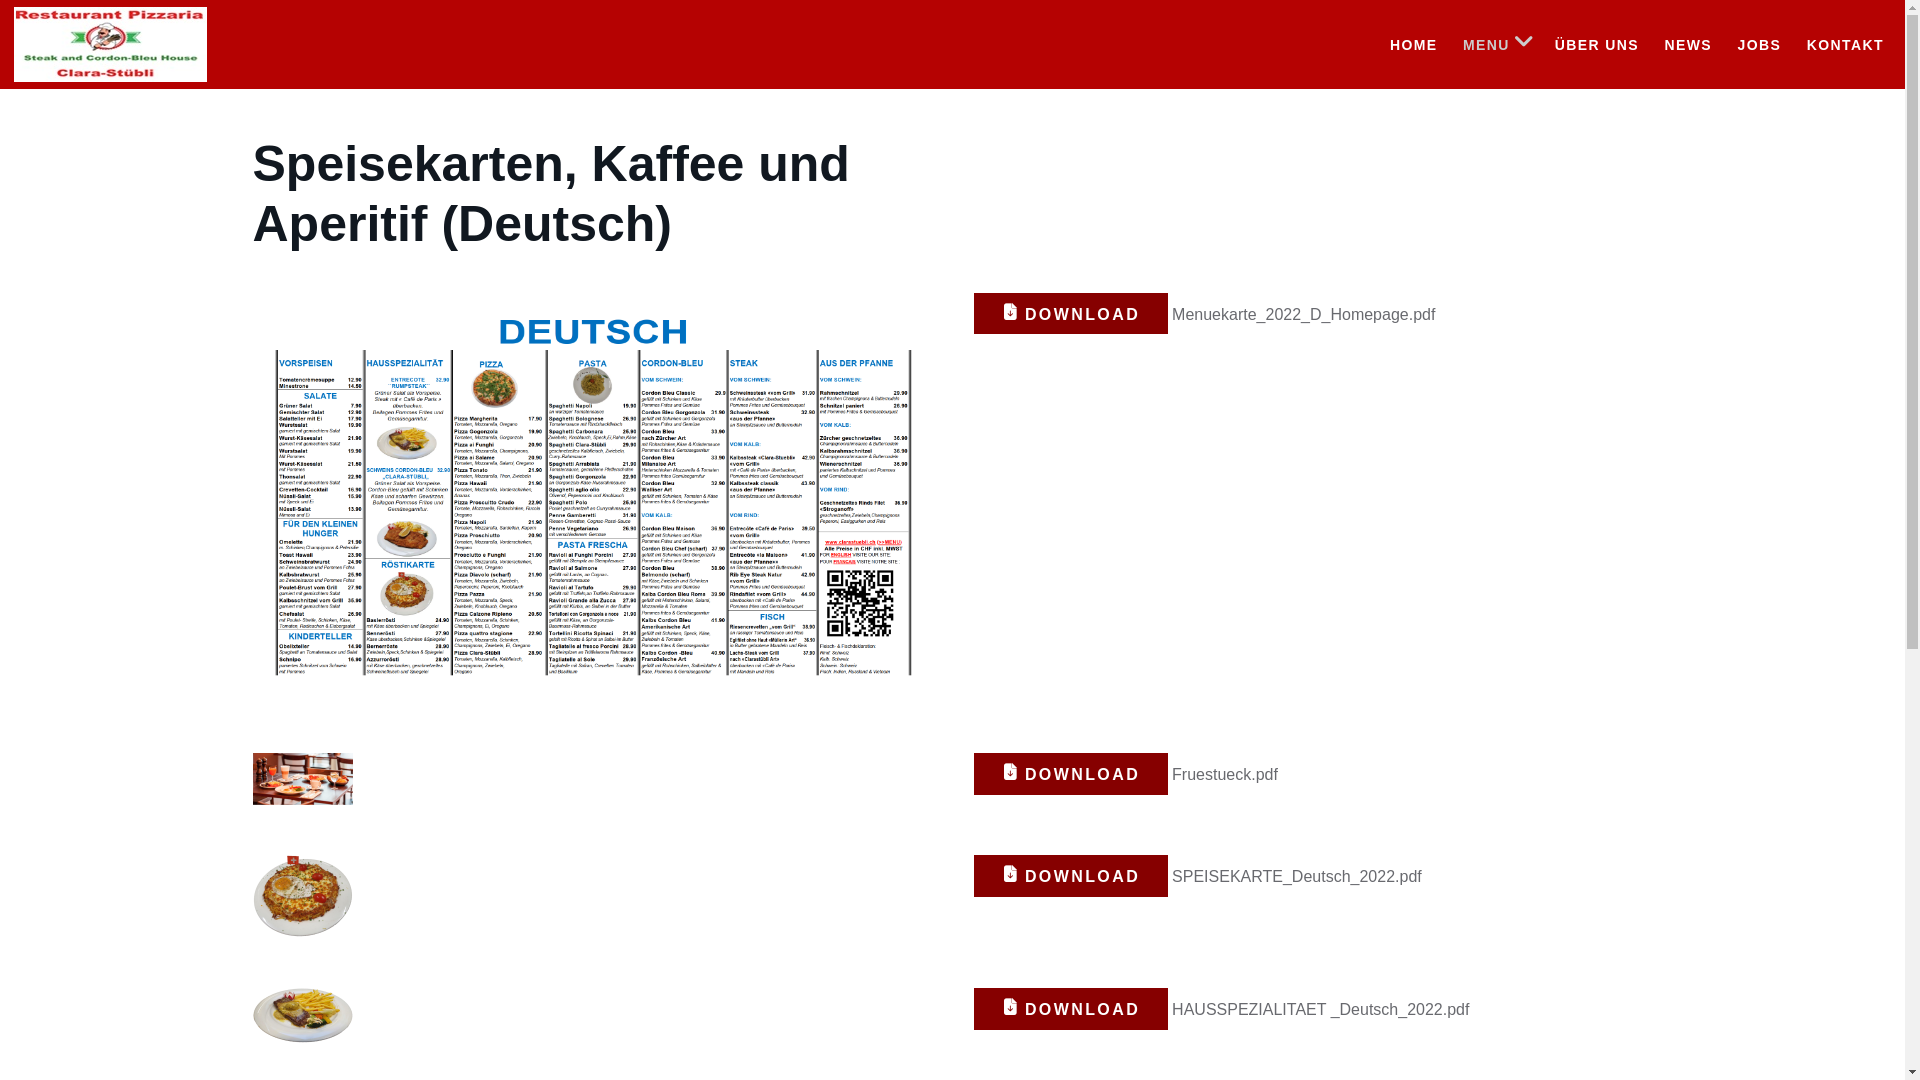 This screenshot has width=1920, height=1080. I want to click on 'DOWNLOAD', so click(1070, 313).